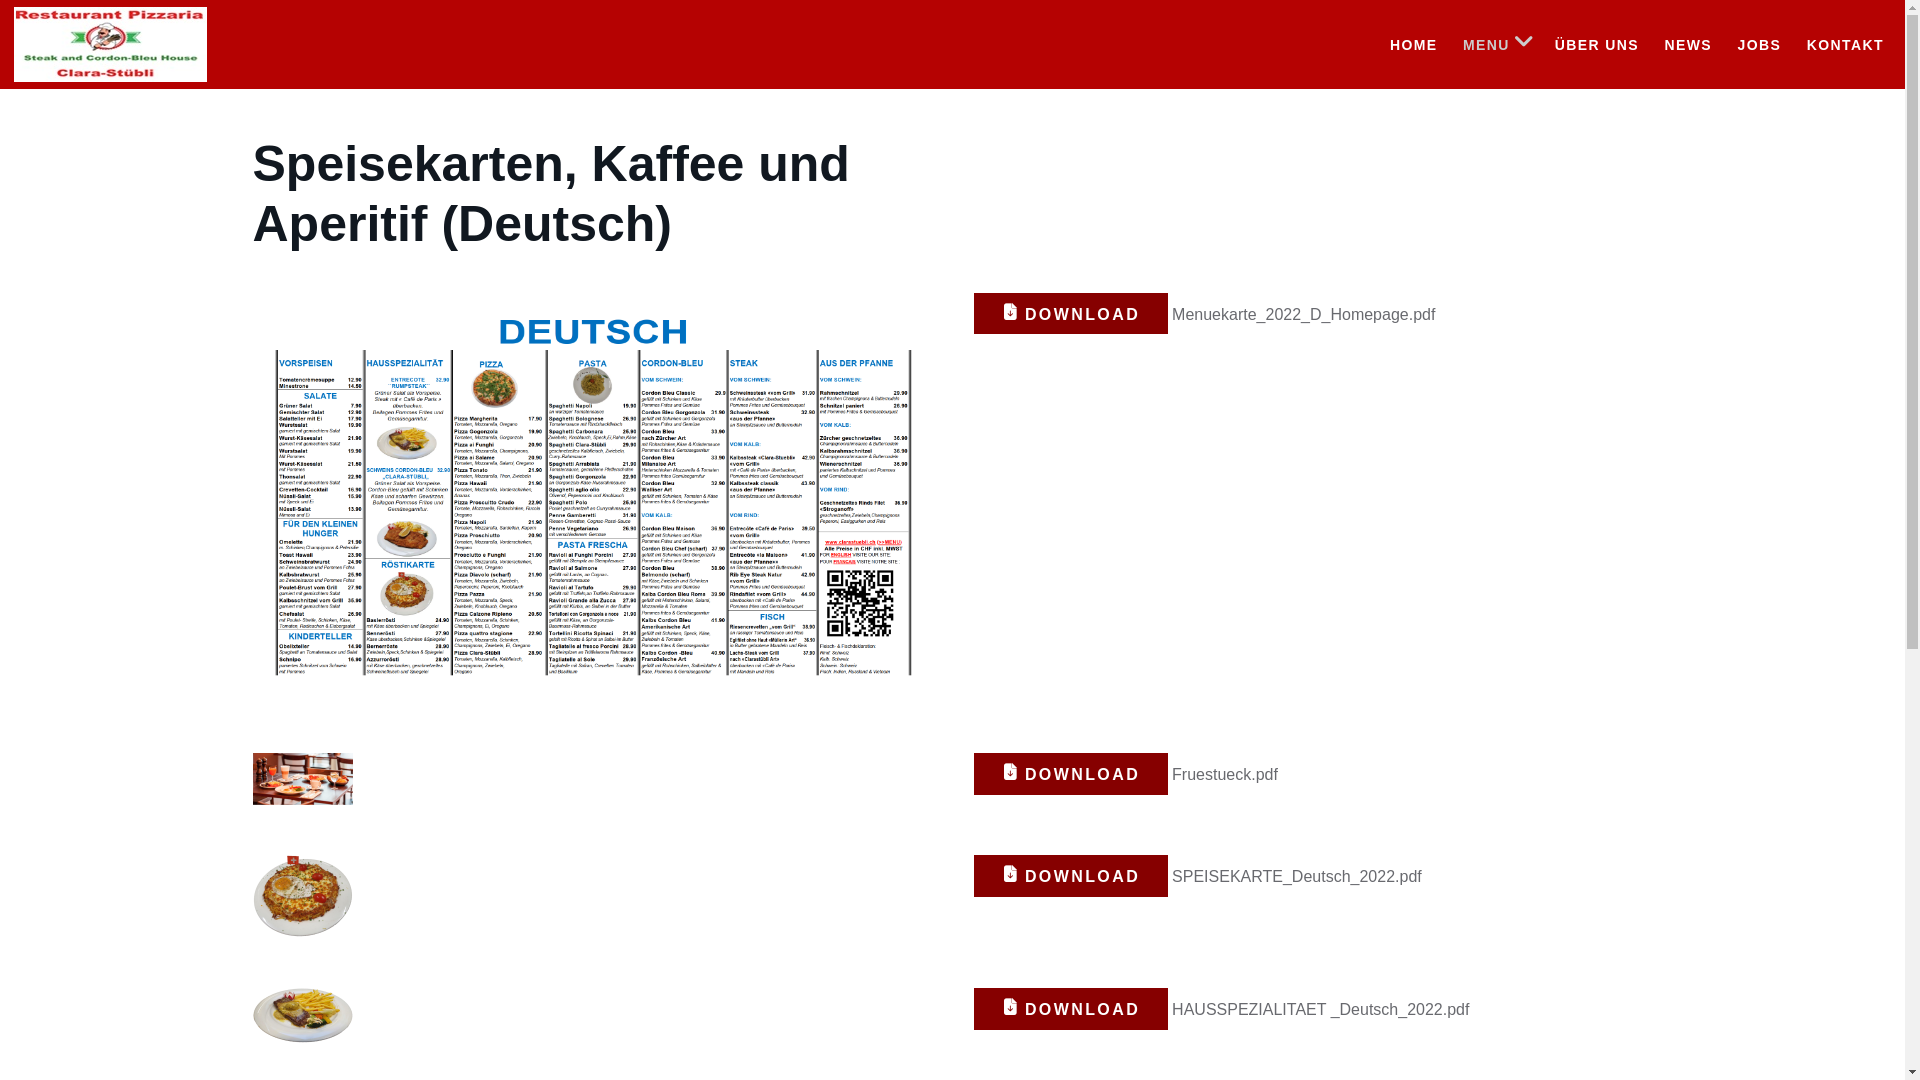 This screenshot has width=1920, height=1080. I want to click on 'DOWNLOAD', so click(1070, 313).